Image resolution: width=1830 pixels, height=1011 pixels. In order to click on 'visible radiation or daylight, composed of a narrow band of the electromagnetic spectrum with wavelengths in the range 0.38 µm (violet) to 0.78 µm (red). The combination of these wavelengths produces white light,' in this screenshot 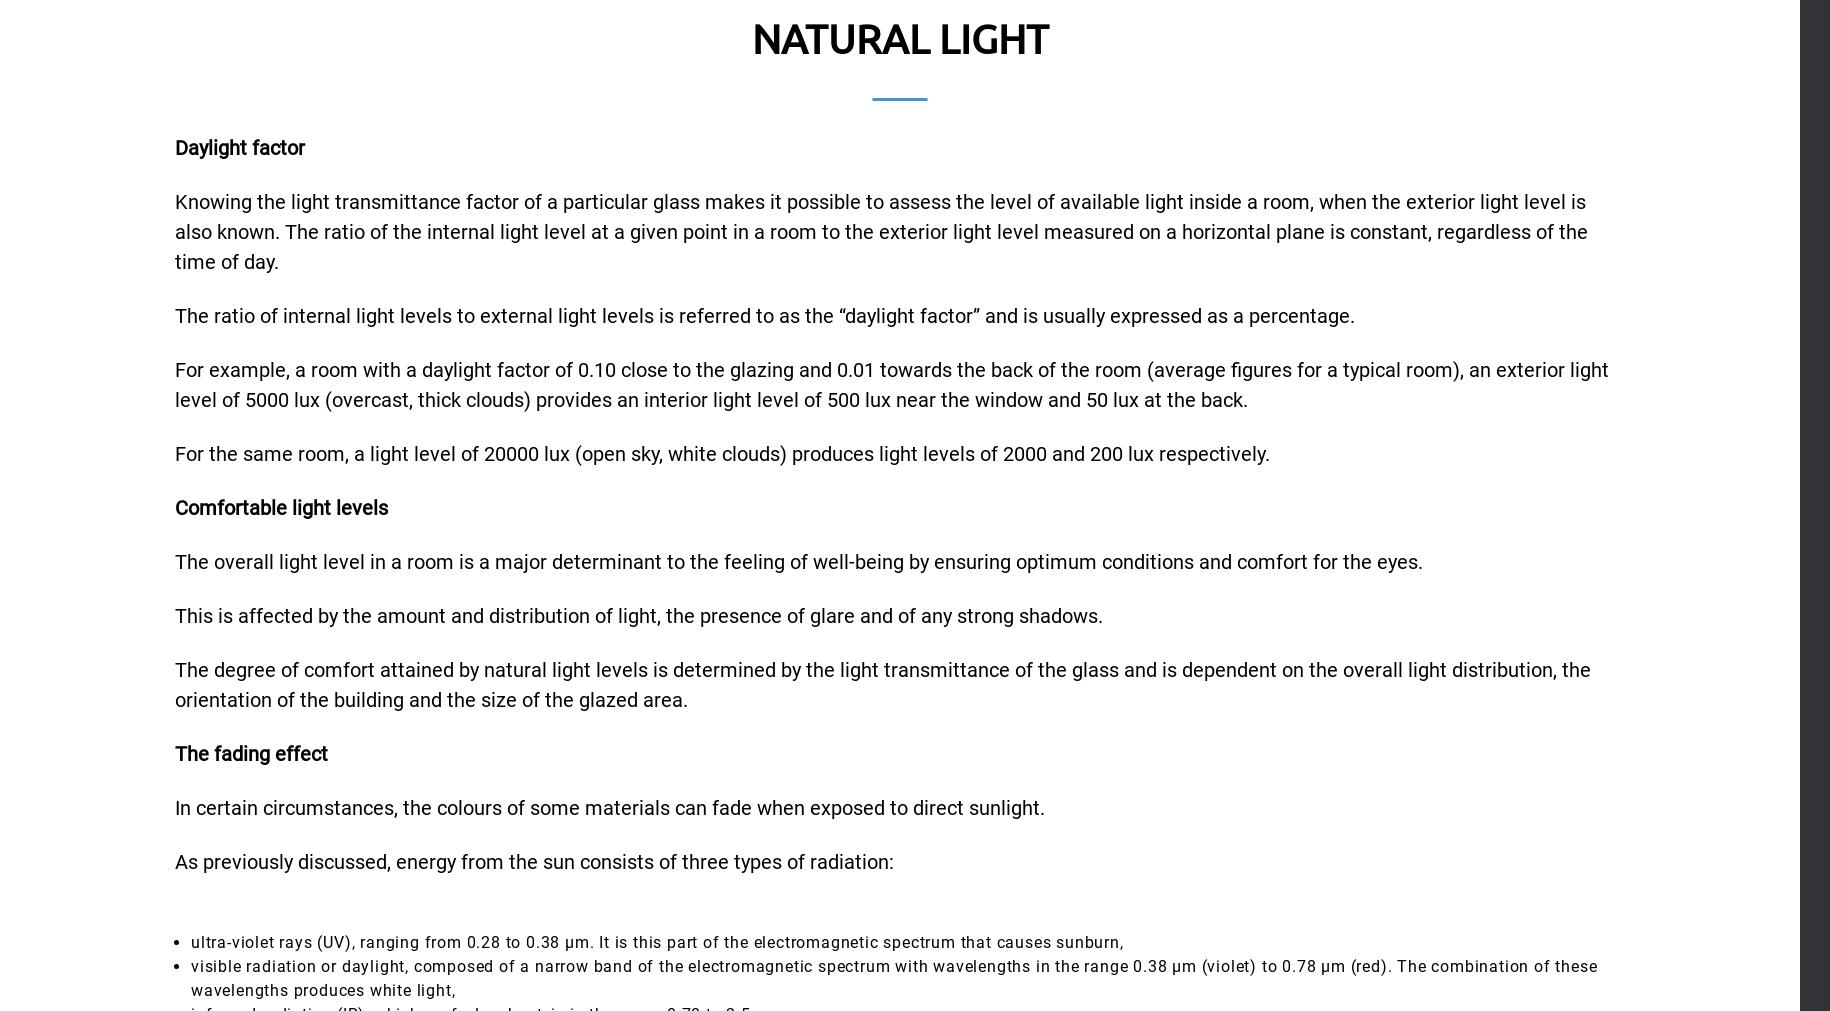, I will do `click(190, 977)`.